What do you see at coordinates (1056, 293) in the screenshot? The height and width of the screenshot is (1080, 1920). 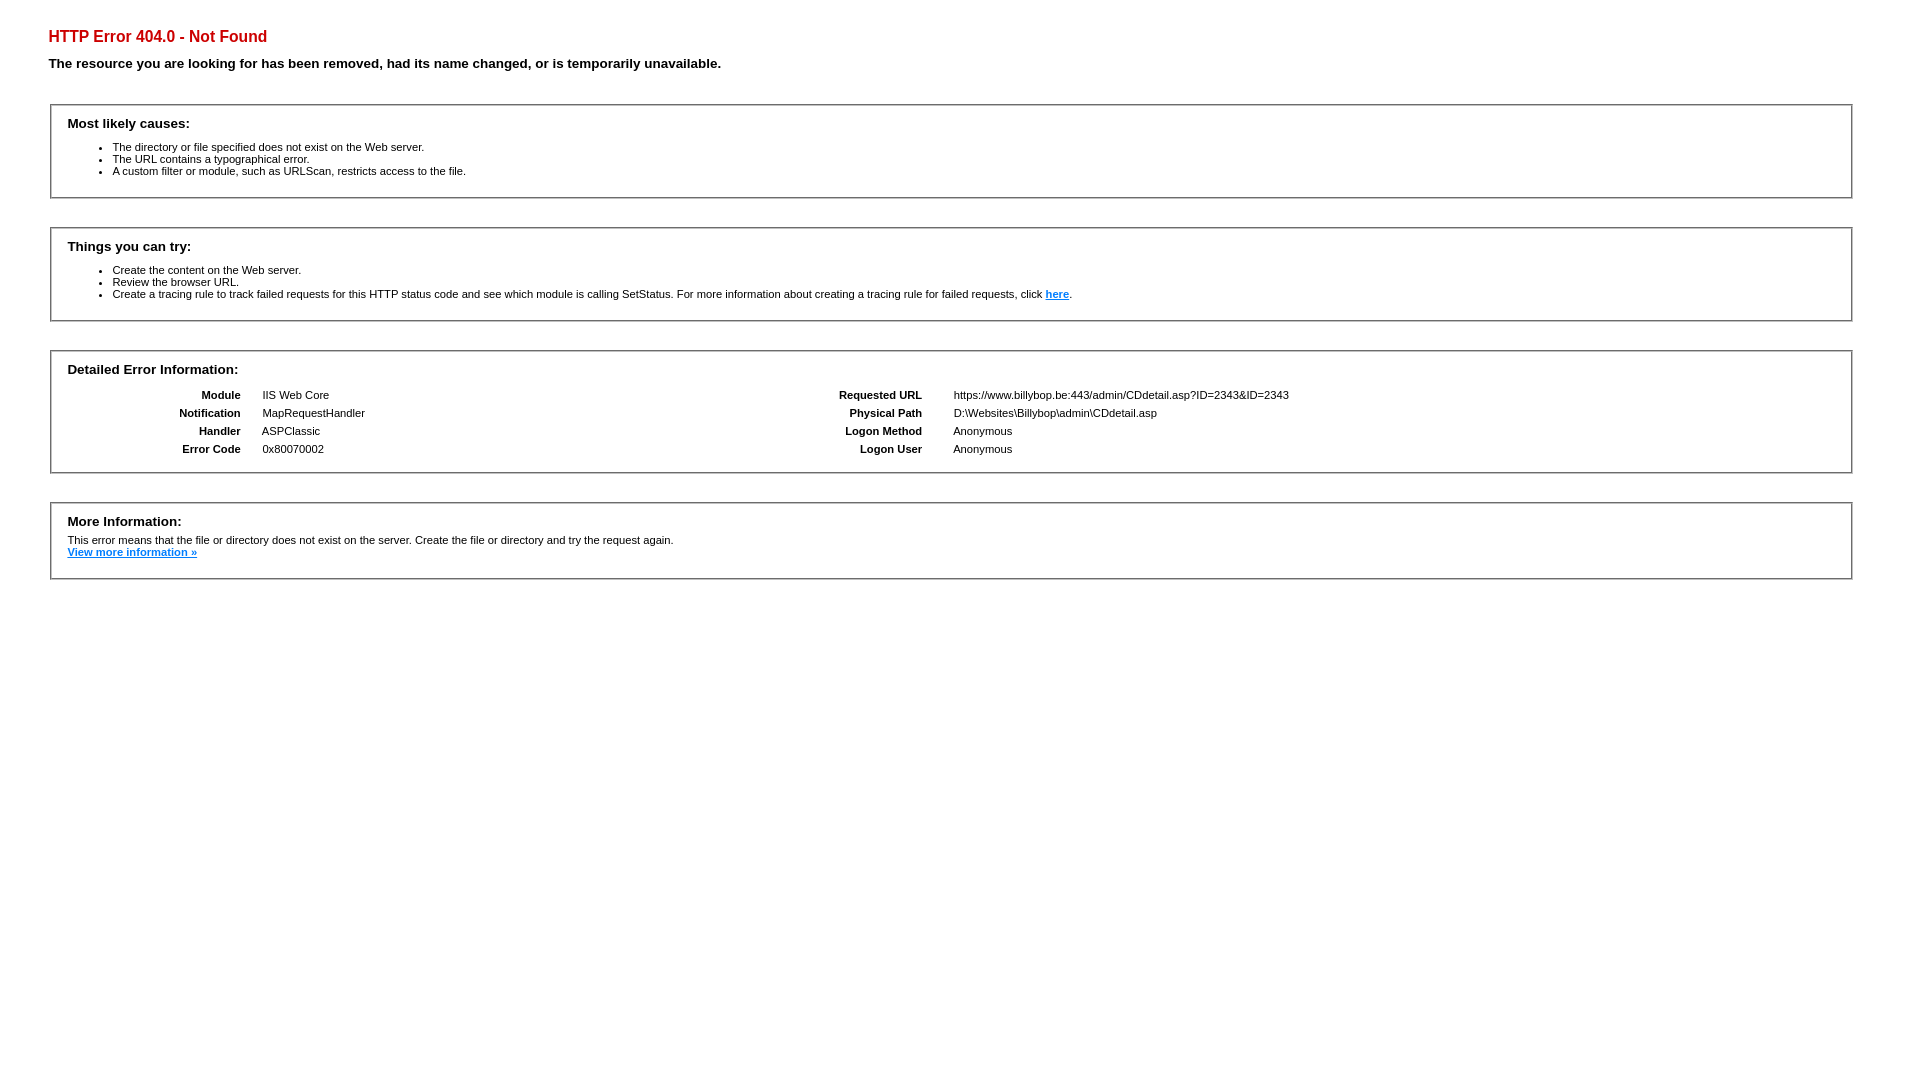 I see `'here'` at bounding box center [1056, 293].